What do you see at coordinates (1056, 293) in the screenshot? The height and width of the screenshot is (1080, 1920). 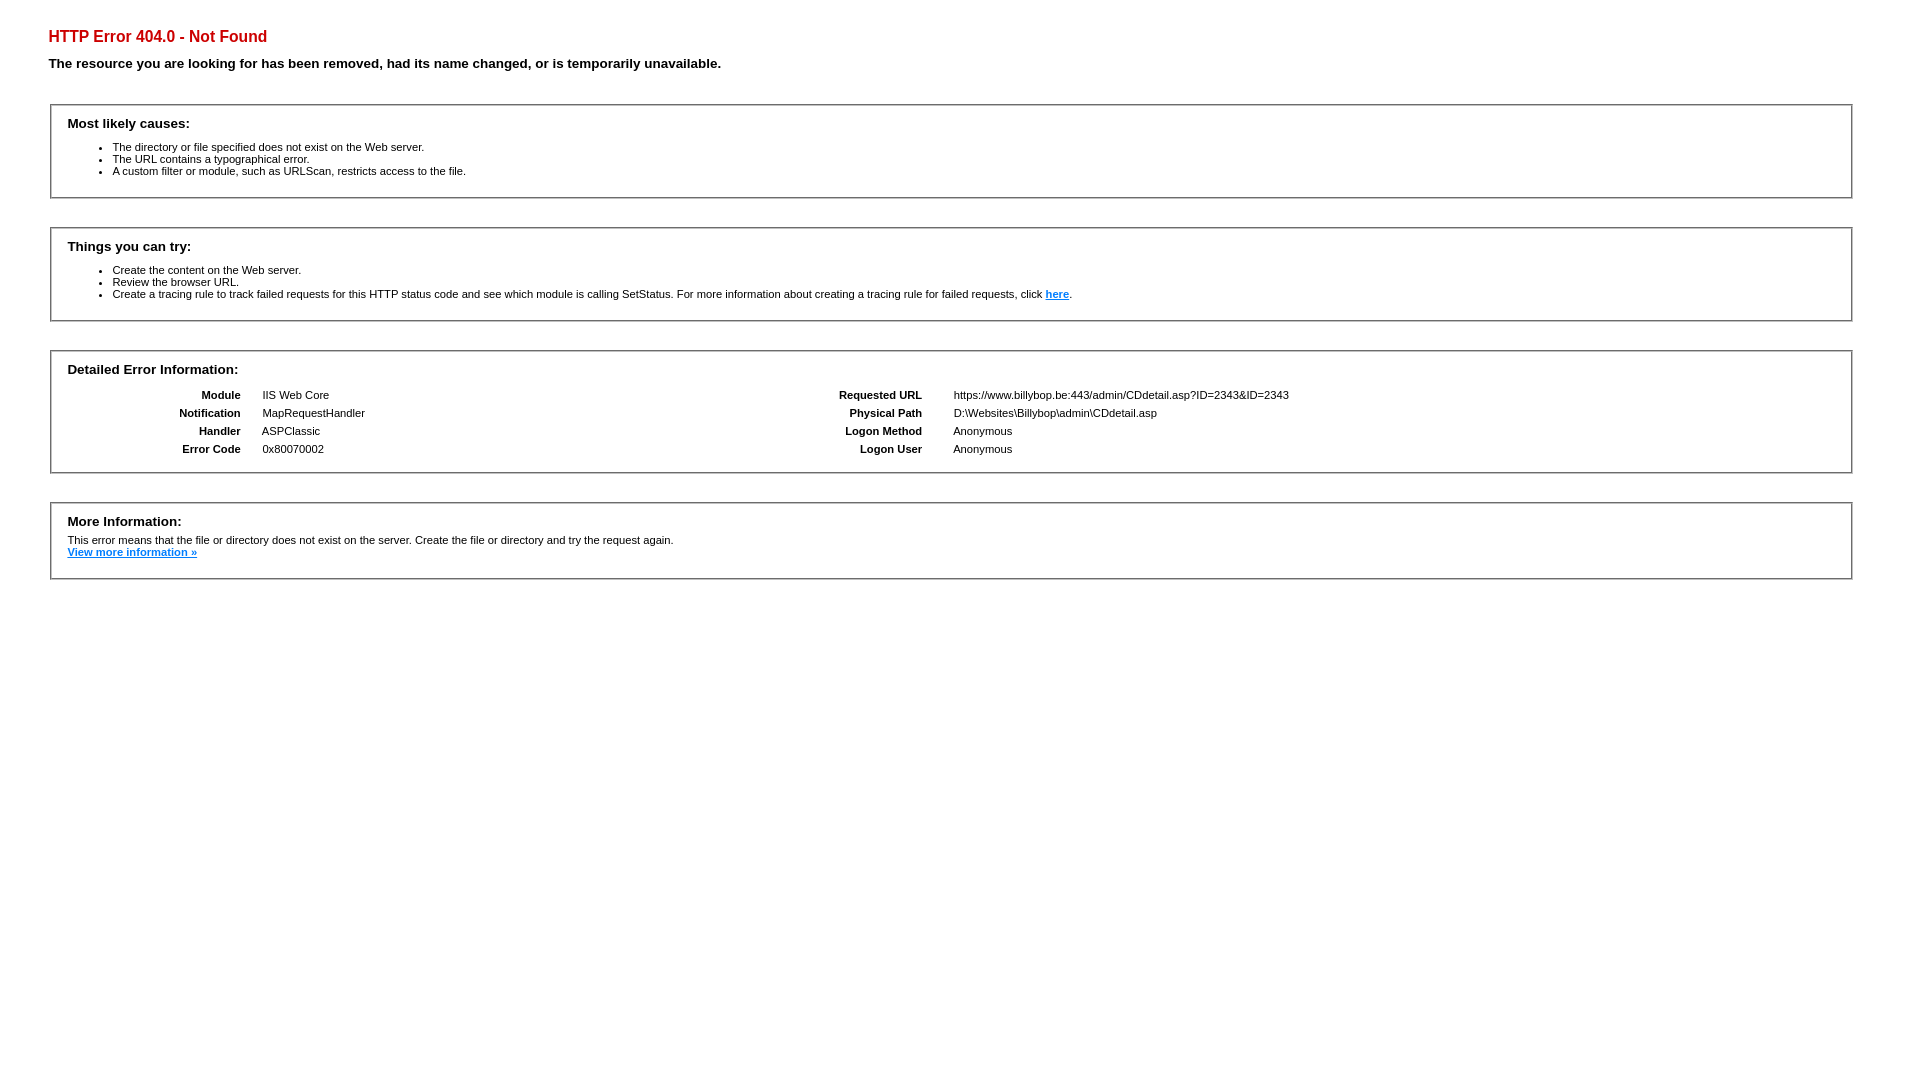 I see `'here'` at bounding box center [1056, 293].